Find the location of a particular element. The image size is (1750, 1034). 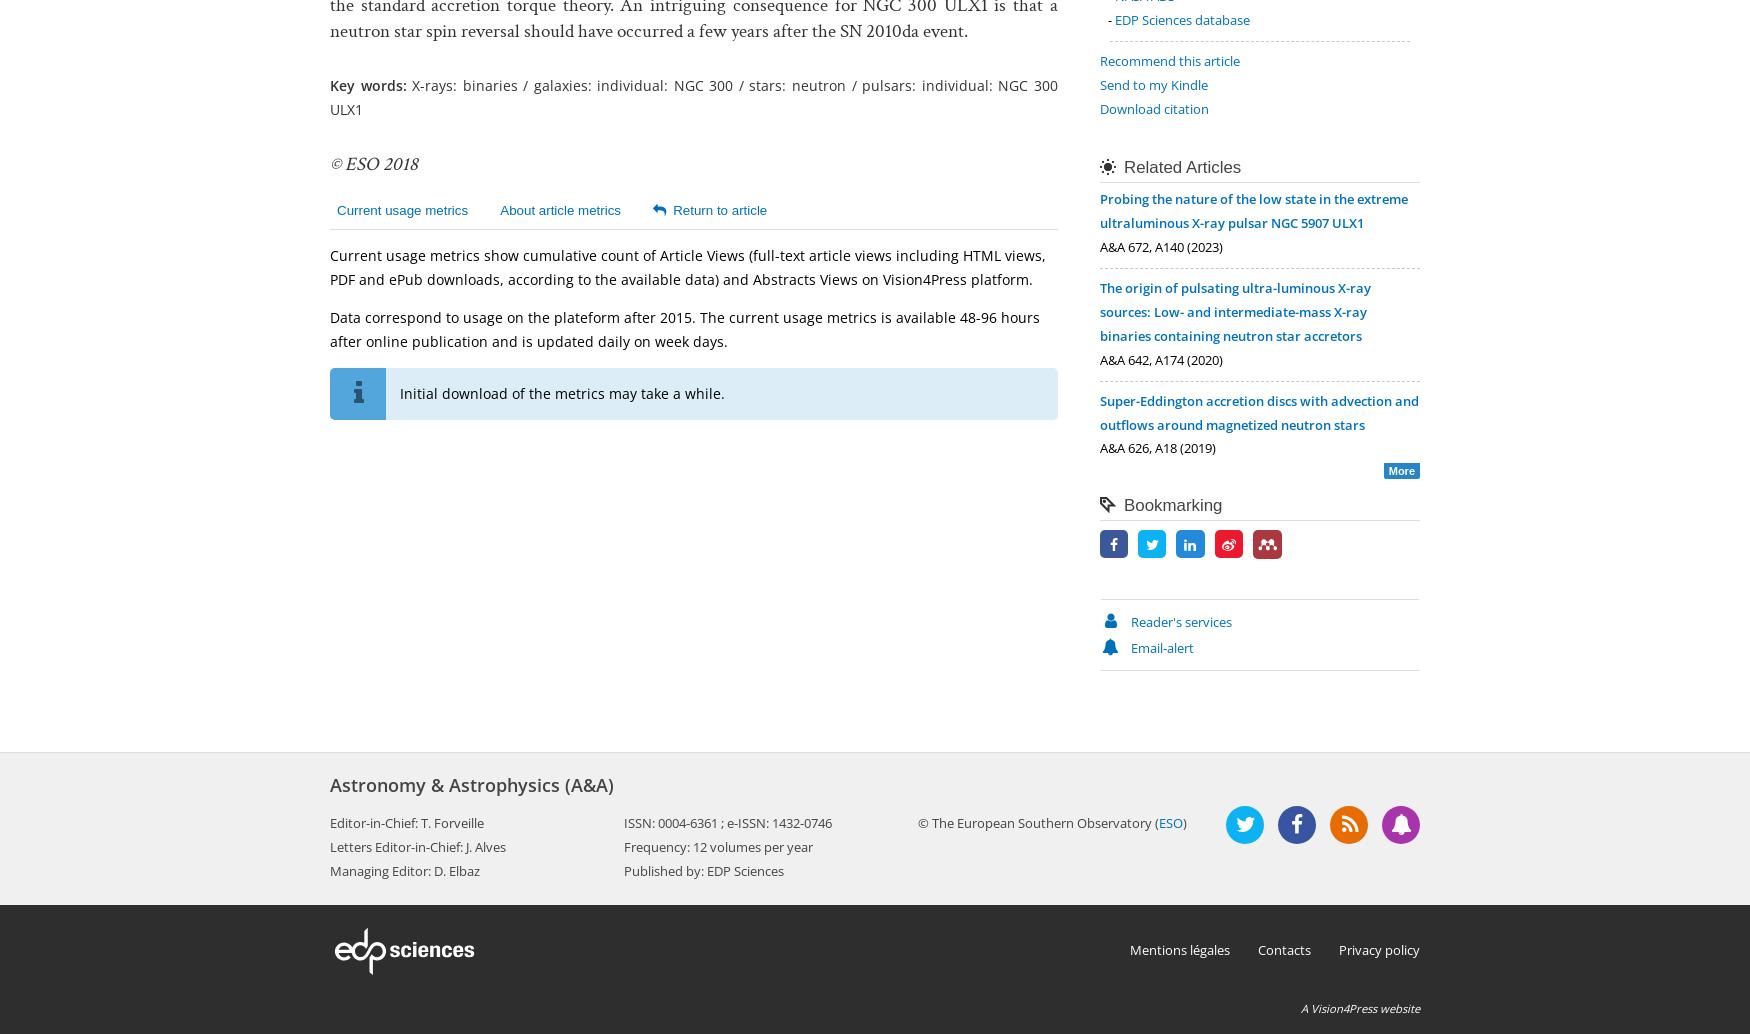

'ESO' is located at coordinates (1169, 821).